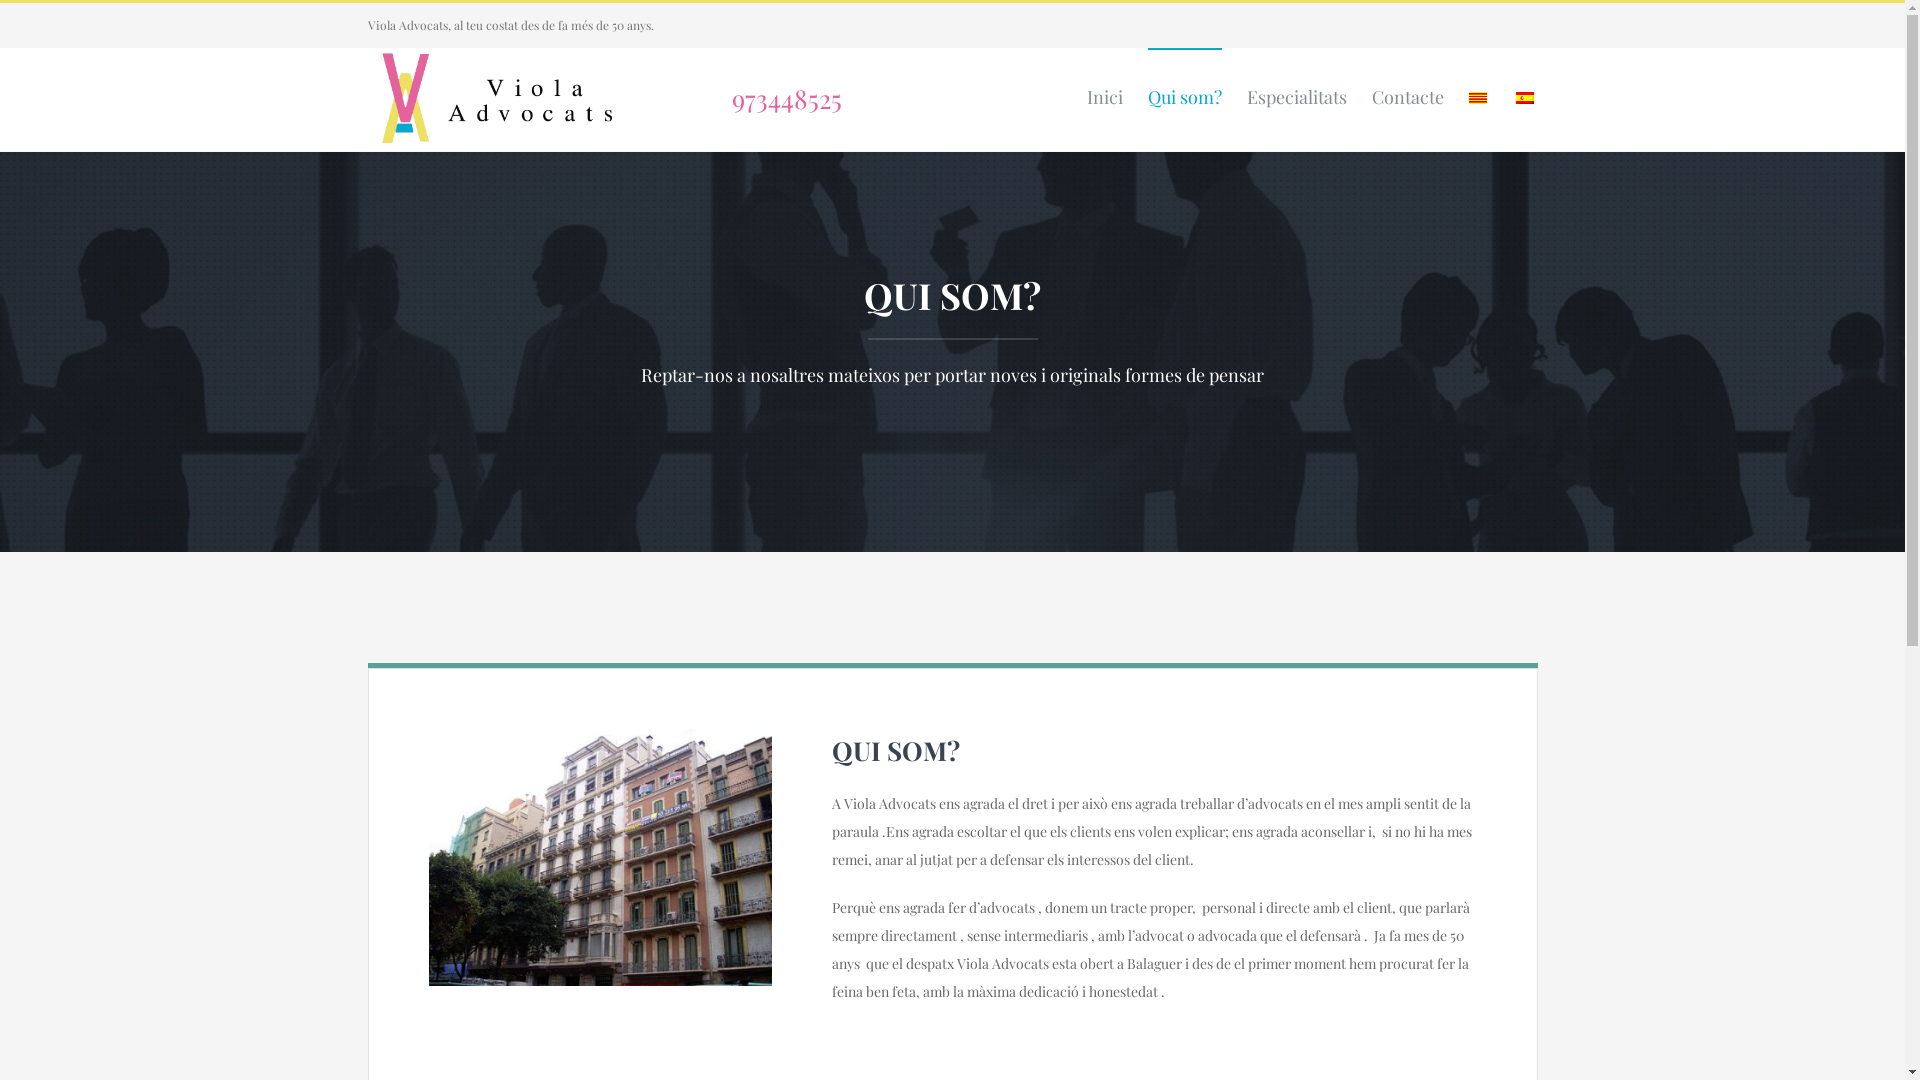 Image resolution: width=1920 pixels, height=1080 pixels. Describe the element at coordinates (1103, 96) in the screenshot. I see `'Inici'` at that location.